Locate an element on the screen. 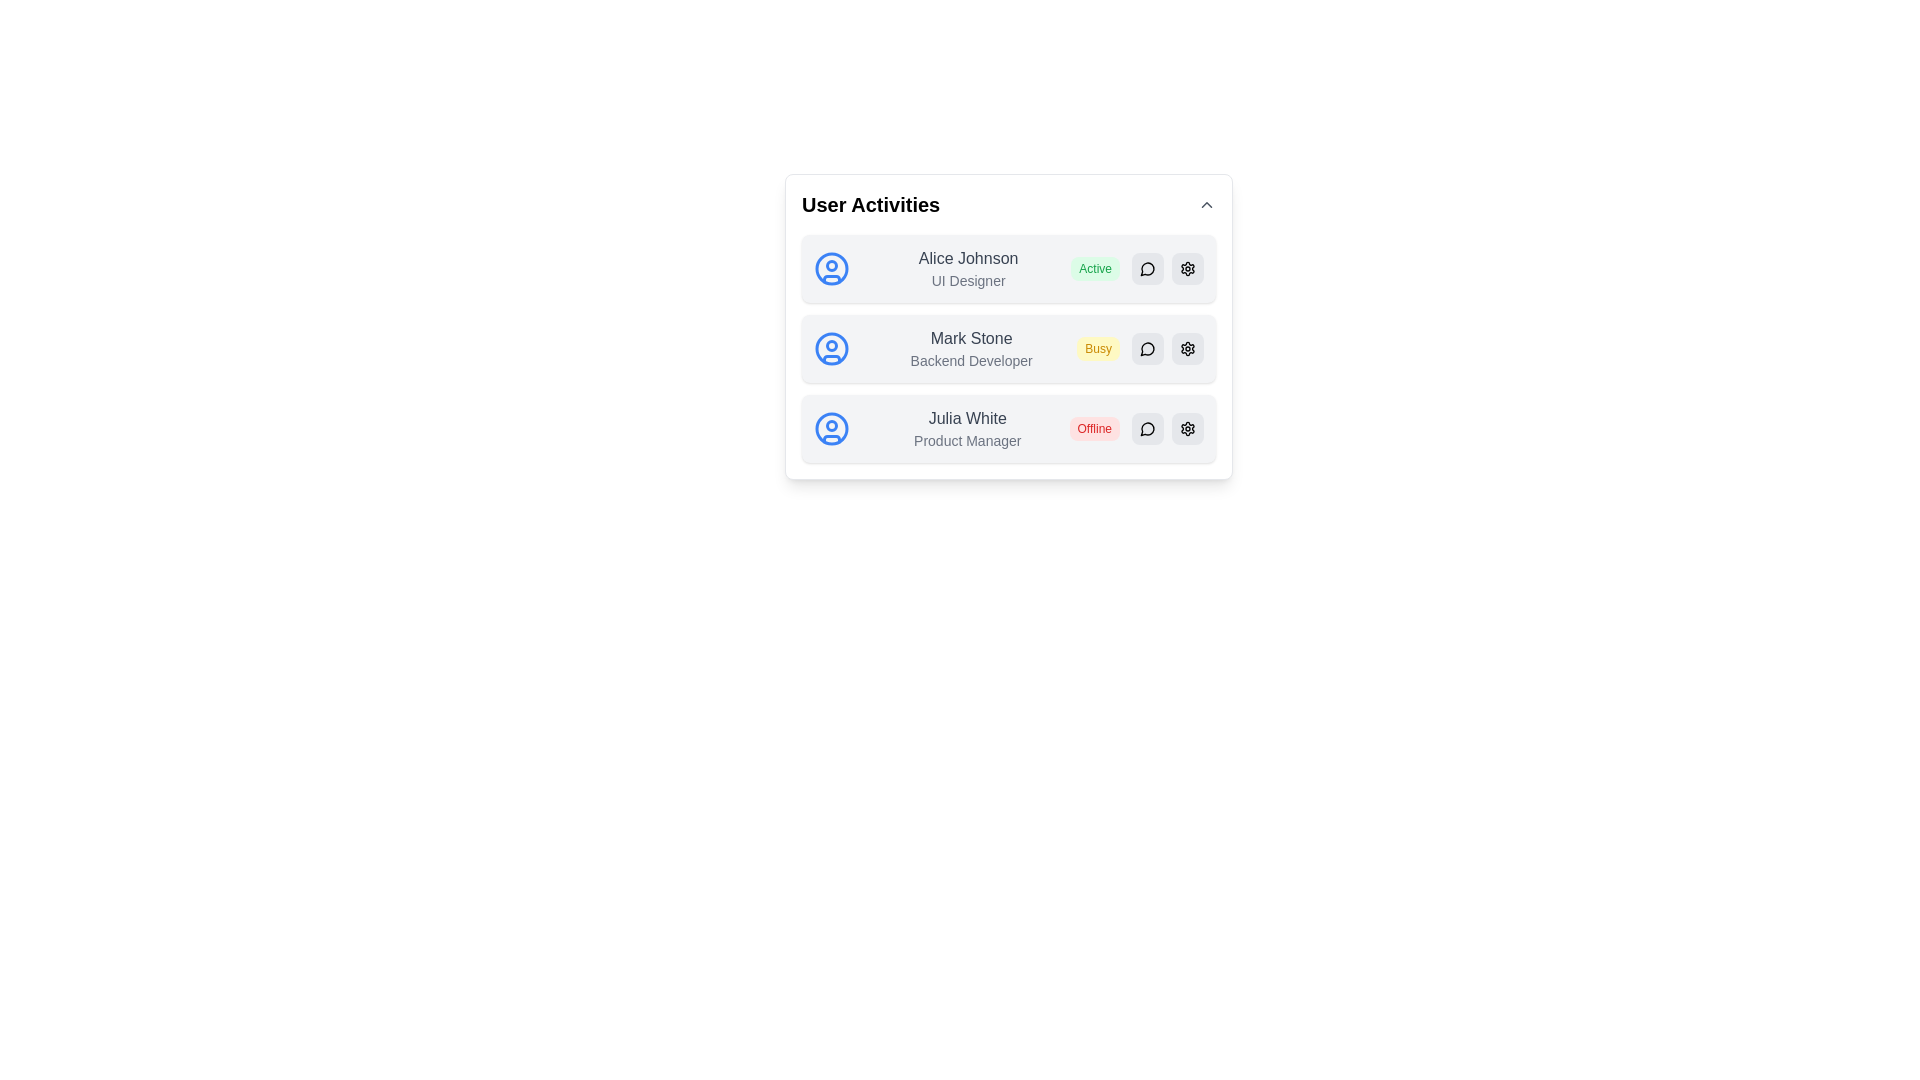 The width and height of the screenshot is (1920, 1080). the Status indicator badge that shows the current status ('Busy') of the user Mark Stone, located in the second row of the user activity list, to the right of the text content and left of interactive buttons is located at coordinates (1097, 347).